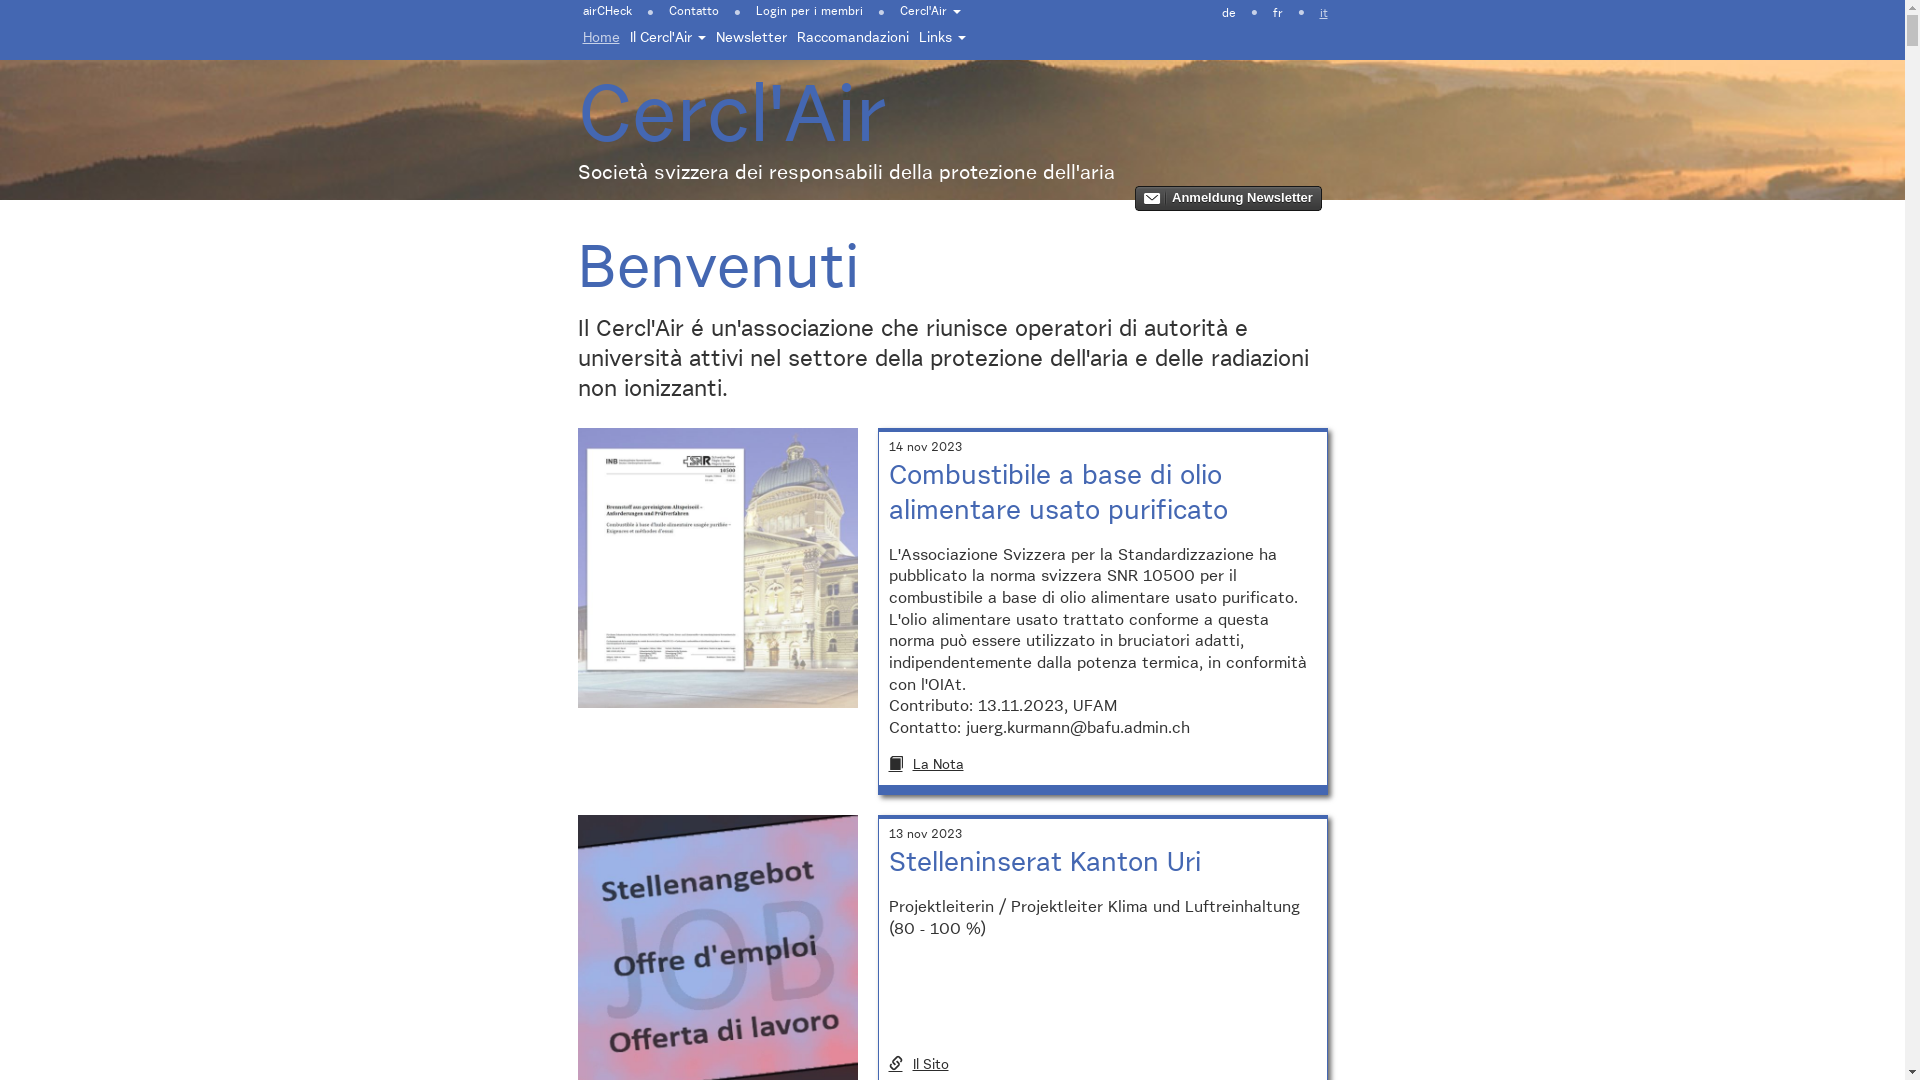 The image size is (1920, 1080). What do you see at coordinates (611, 10) in the screenshot?
I see `'airCHeck'` at bounding box center [611, 10].